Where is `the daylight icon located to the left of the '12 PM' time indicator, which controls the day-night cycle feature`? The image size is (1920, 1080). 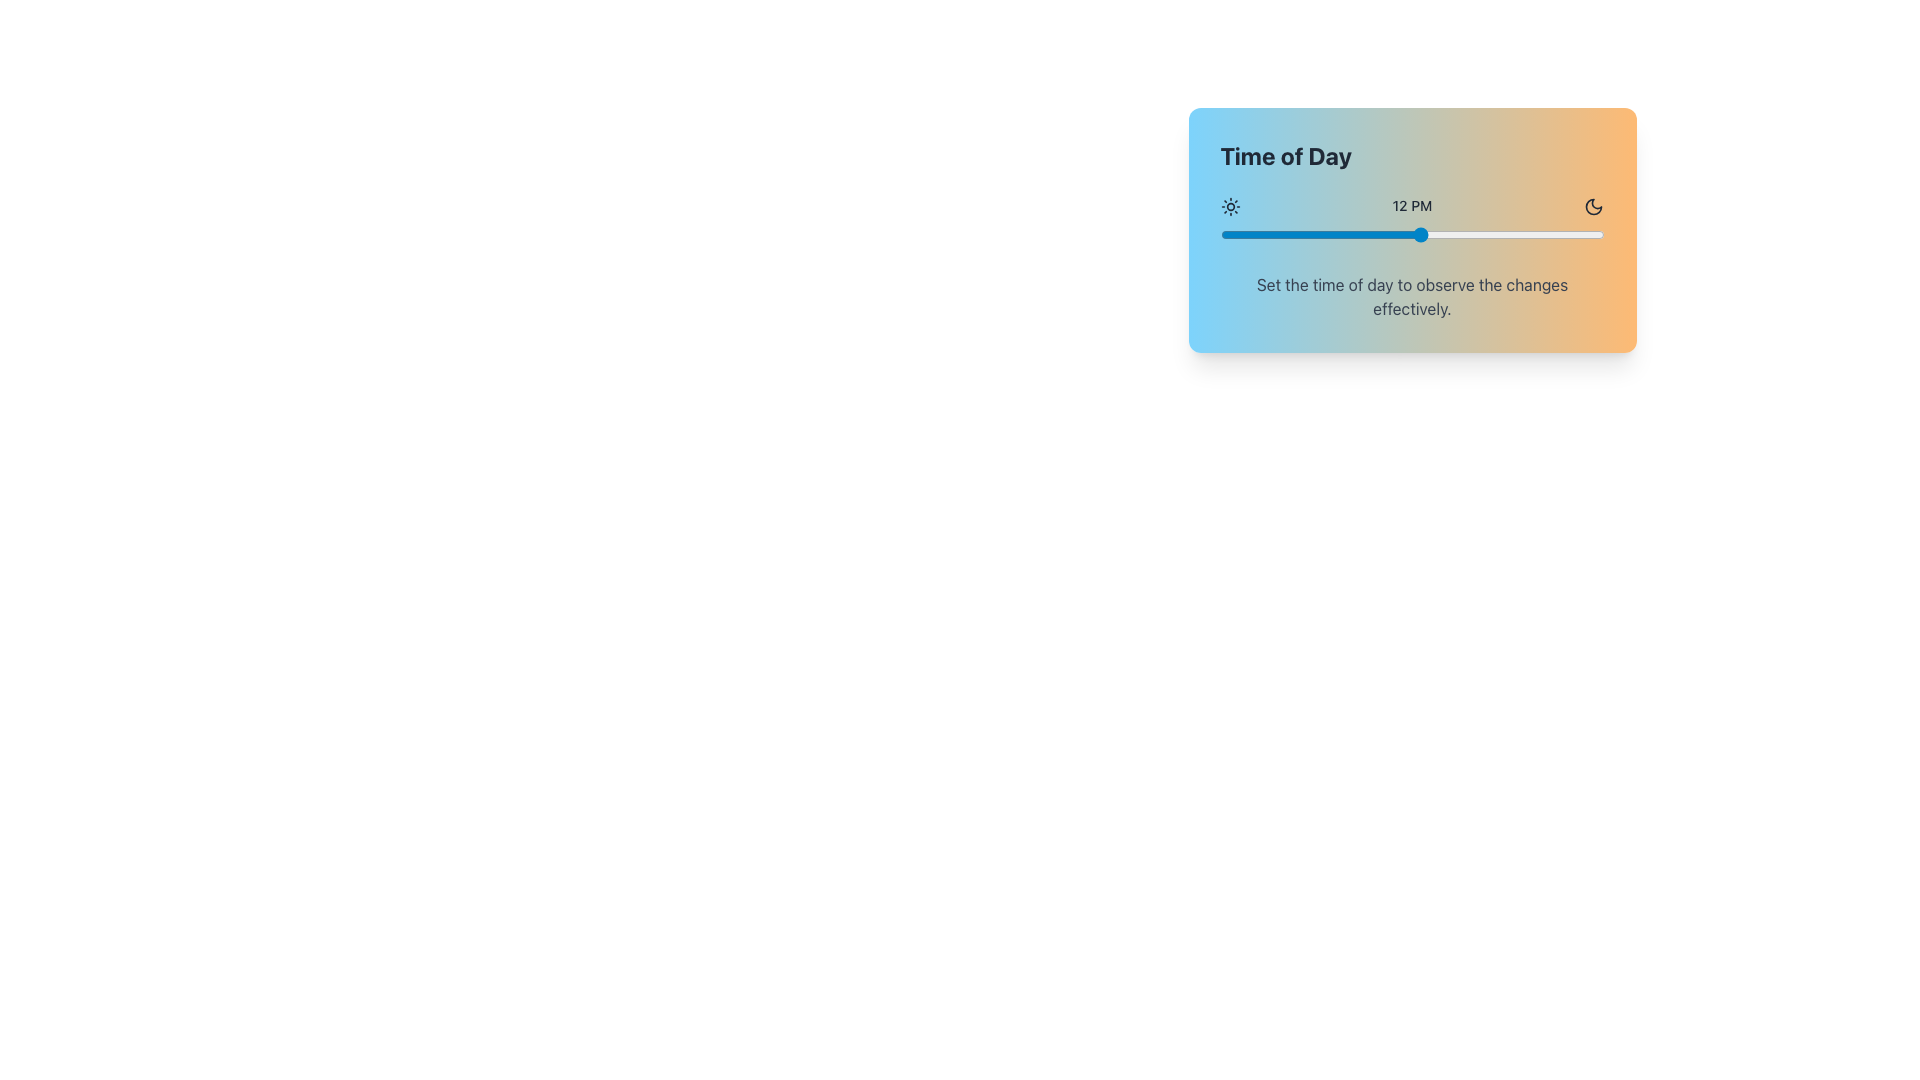 the daylight icon located to the left of the '12 PM' time indicator, which controls the day-night cycle feature is located at coordinates (1229, 206).